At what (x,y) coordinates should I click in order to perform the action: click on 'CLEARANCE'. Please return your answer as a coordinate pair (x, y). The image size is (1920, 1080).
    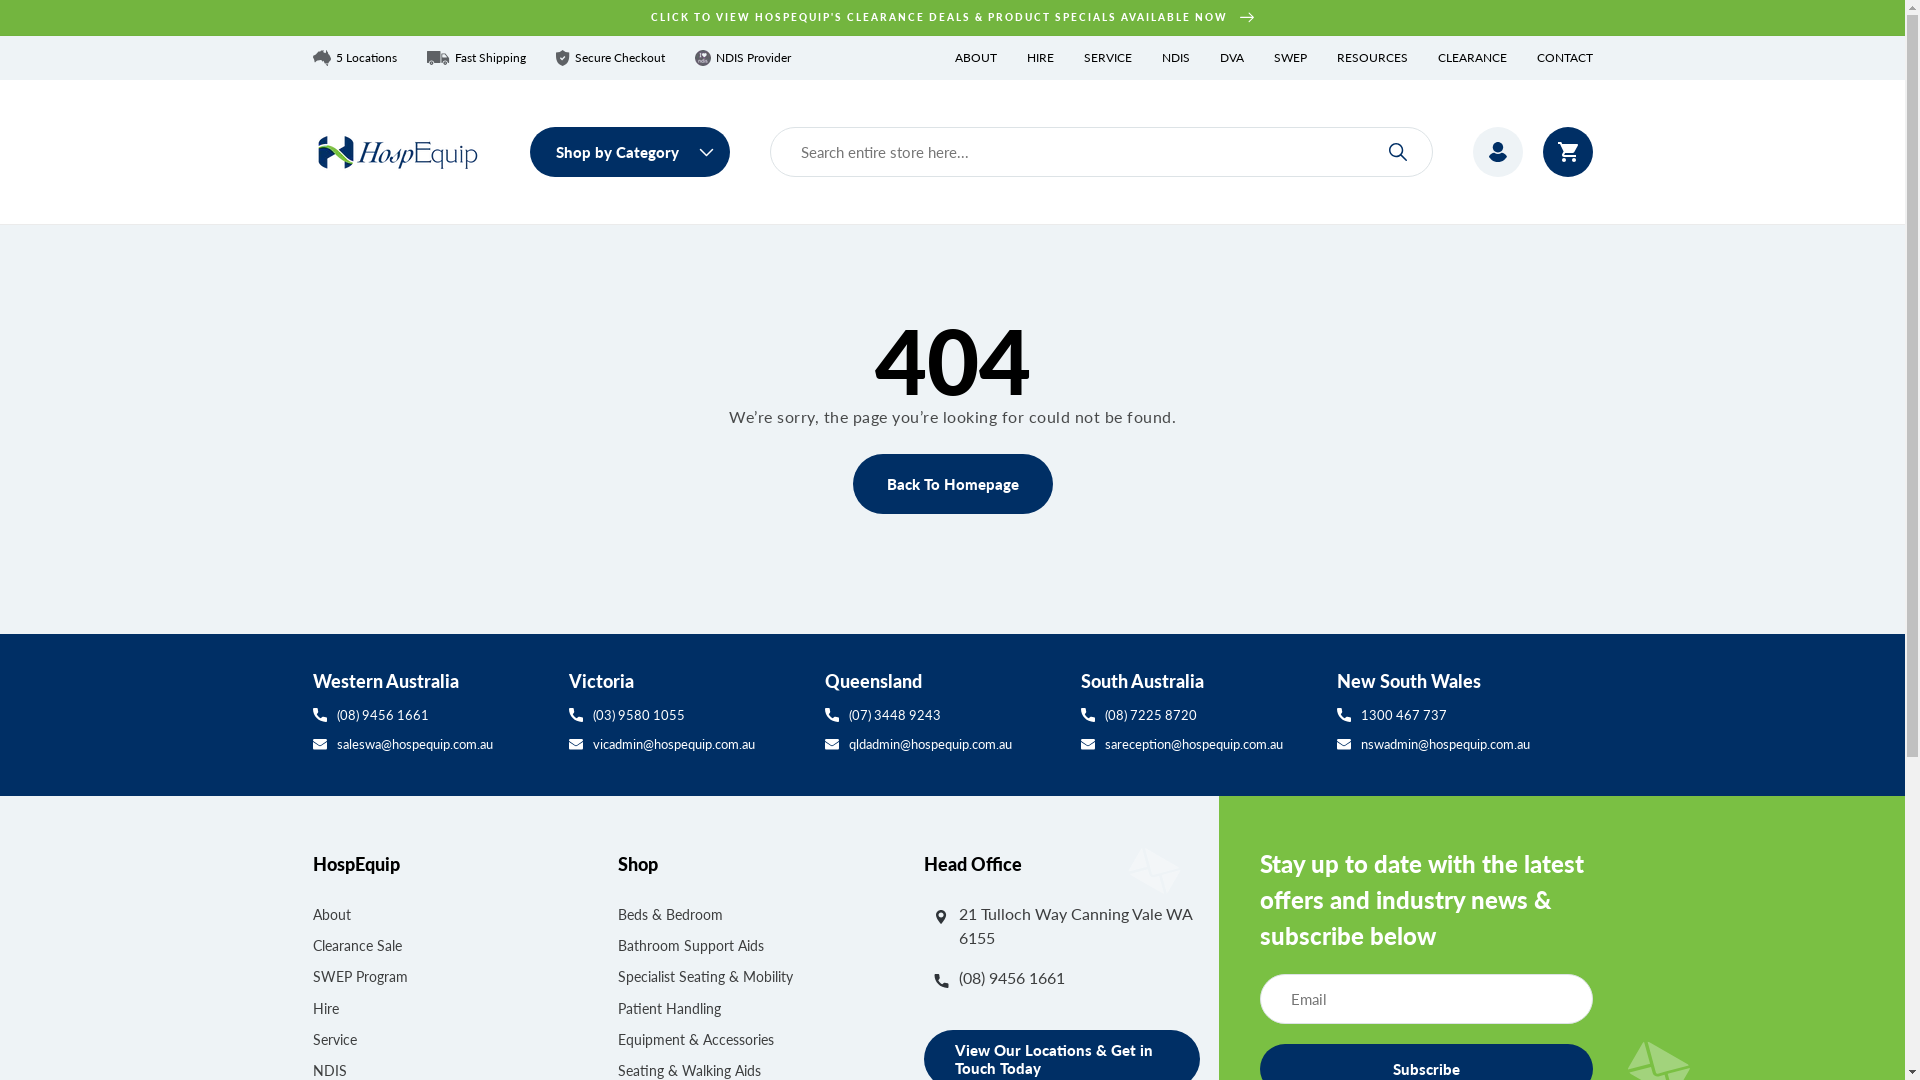
    Looking at the image, I should click on (1437, 56).